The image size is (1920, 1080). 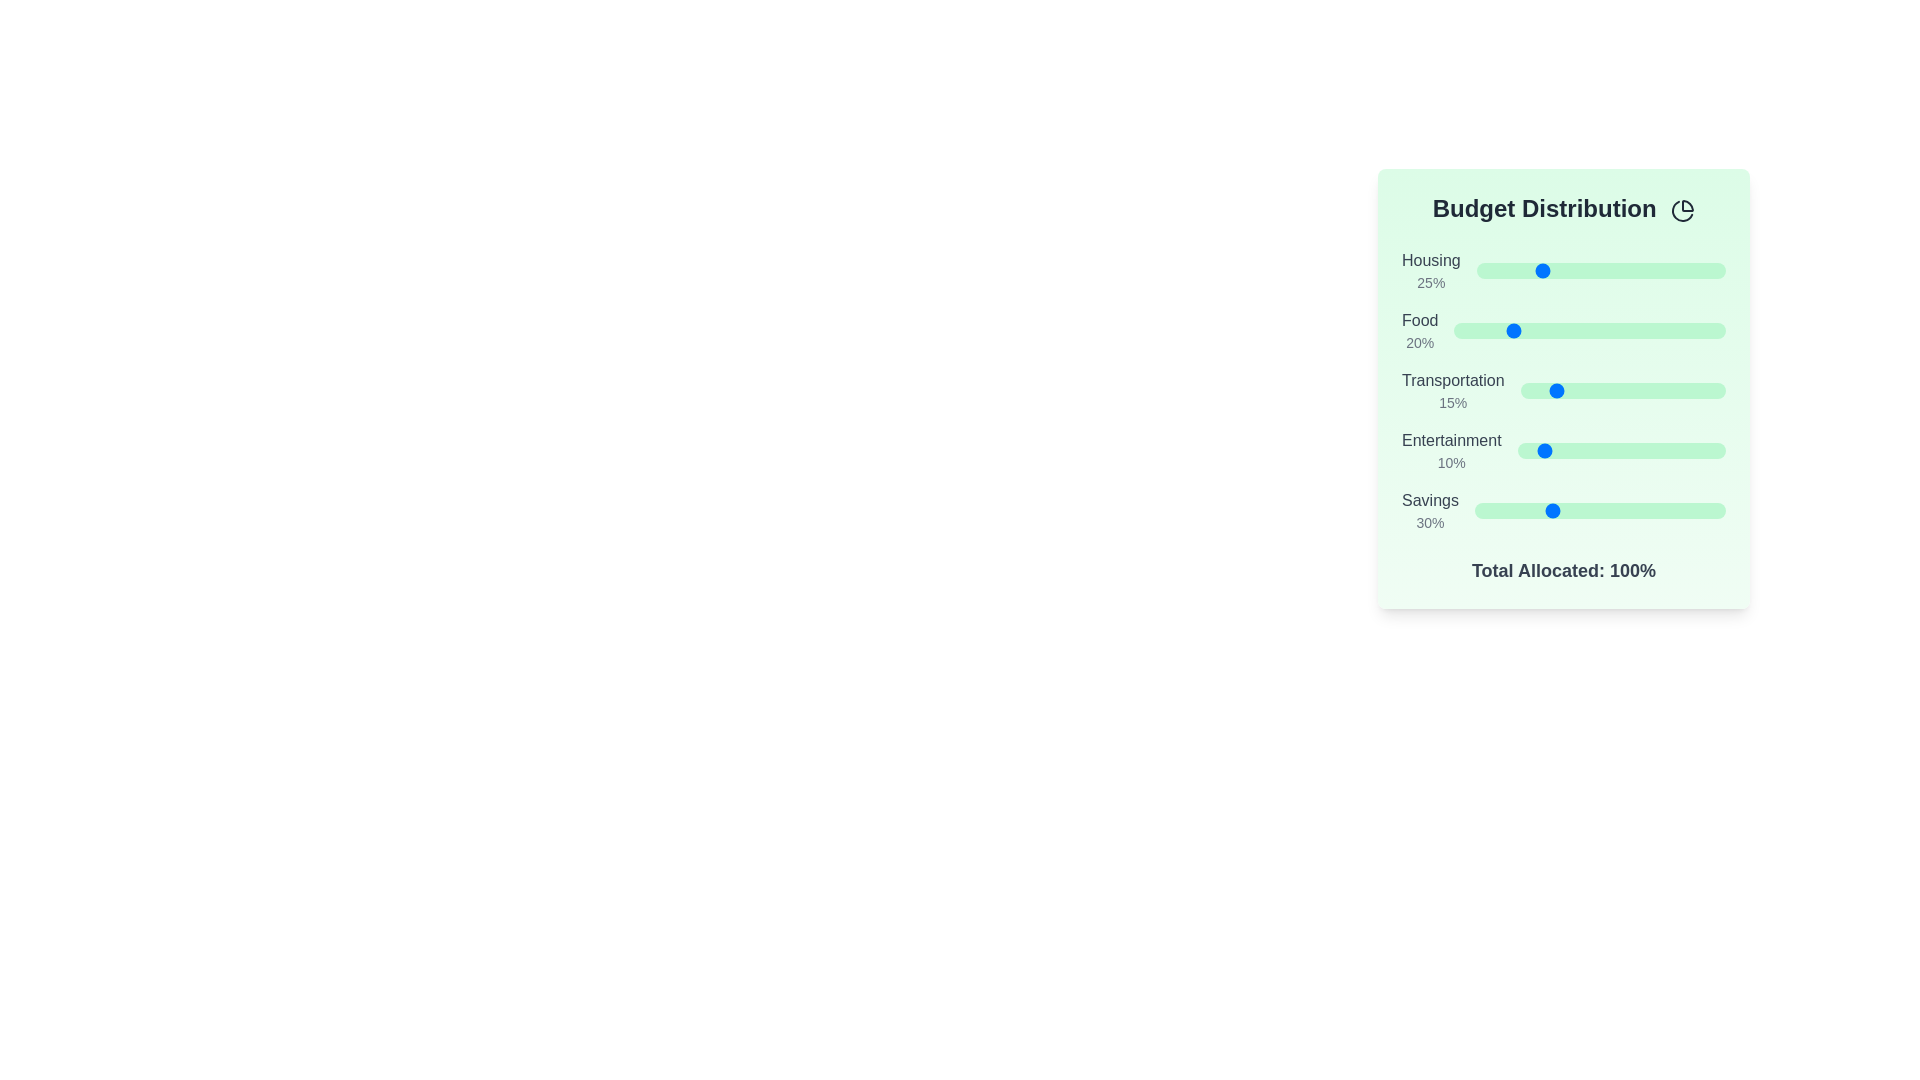 What do you see at coordinates (1535, 330) in the screenshot?
I see `the 'Food' slider to set its value to 30` at bounding box center [1535, 330].